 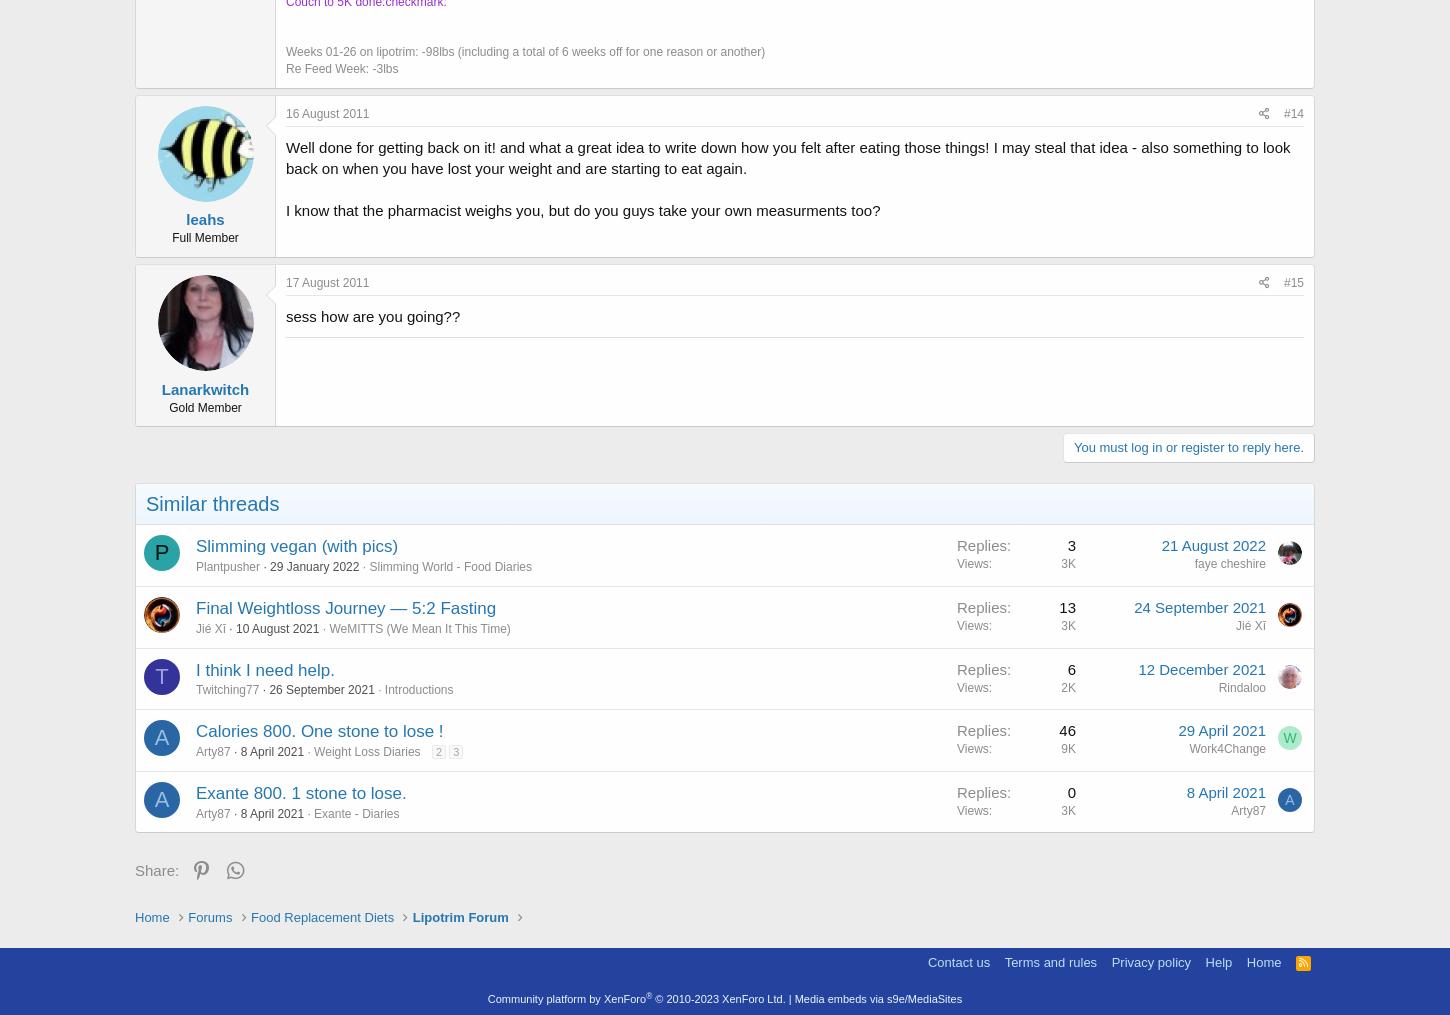 I want to click on 'Rindaloo', so click(x=1218, y=686).